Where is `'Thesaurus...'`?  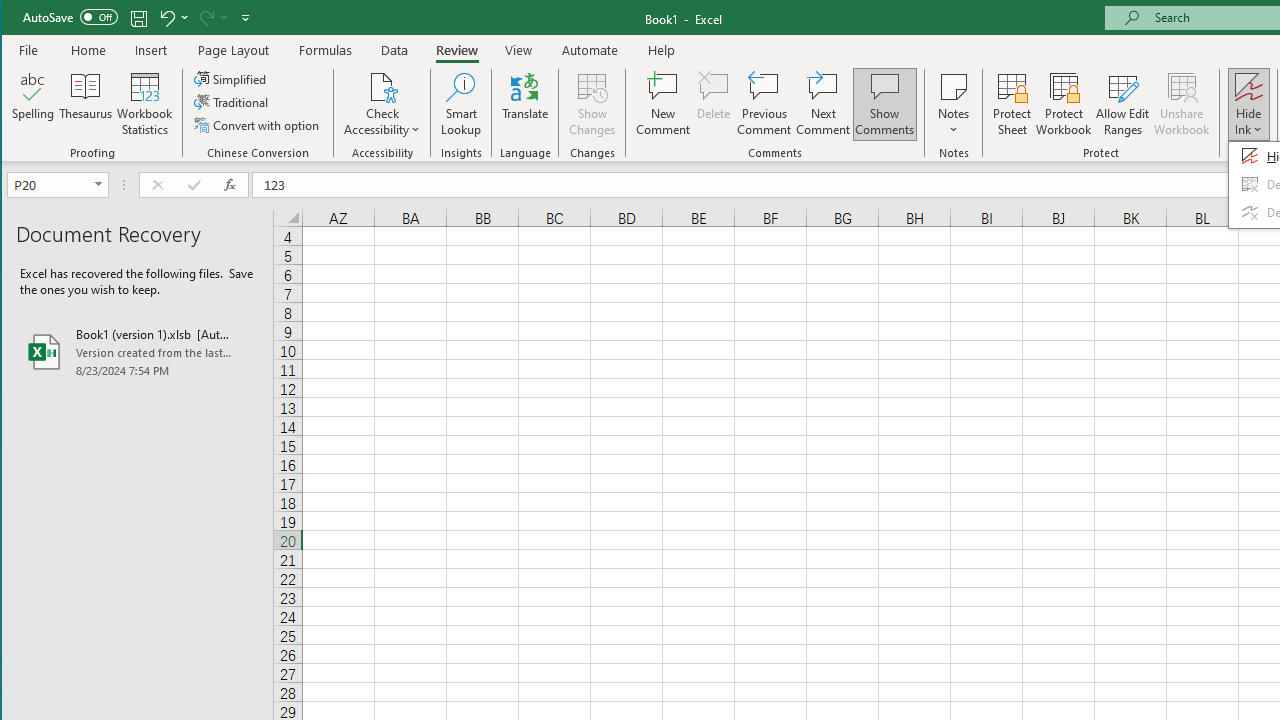
'Thesaurus...' is located at coordinates (85, 104).